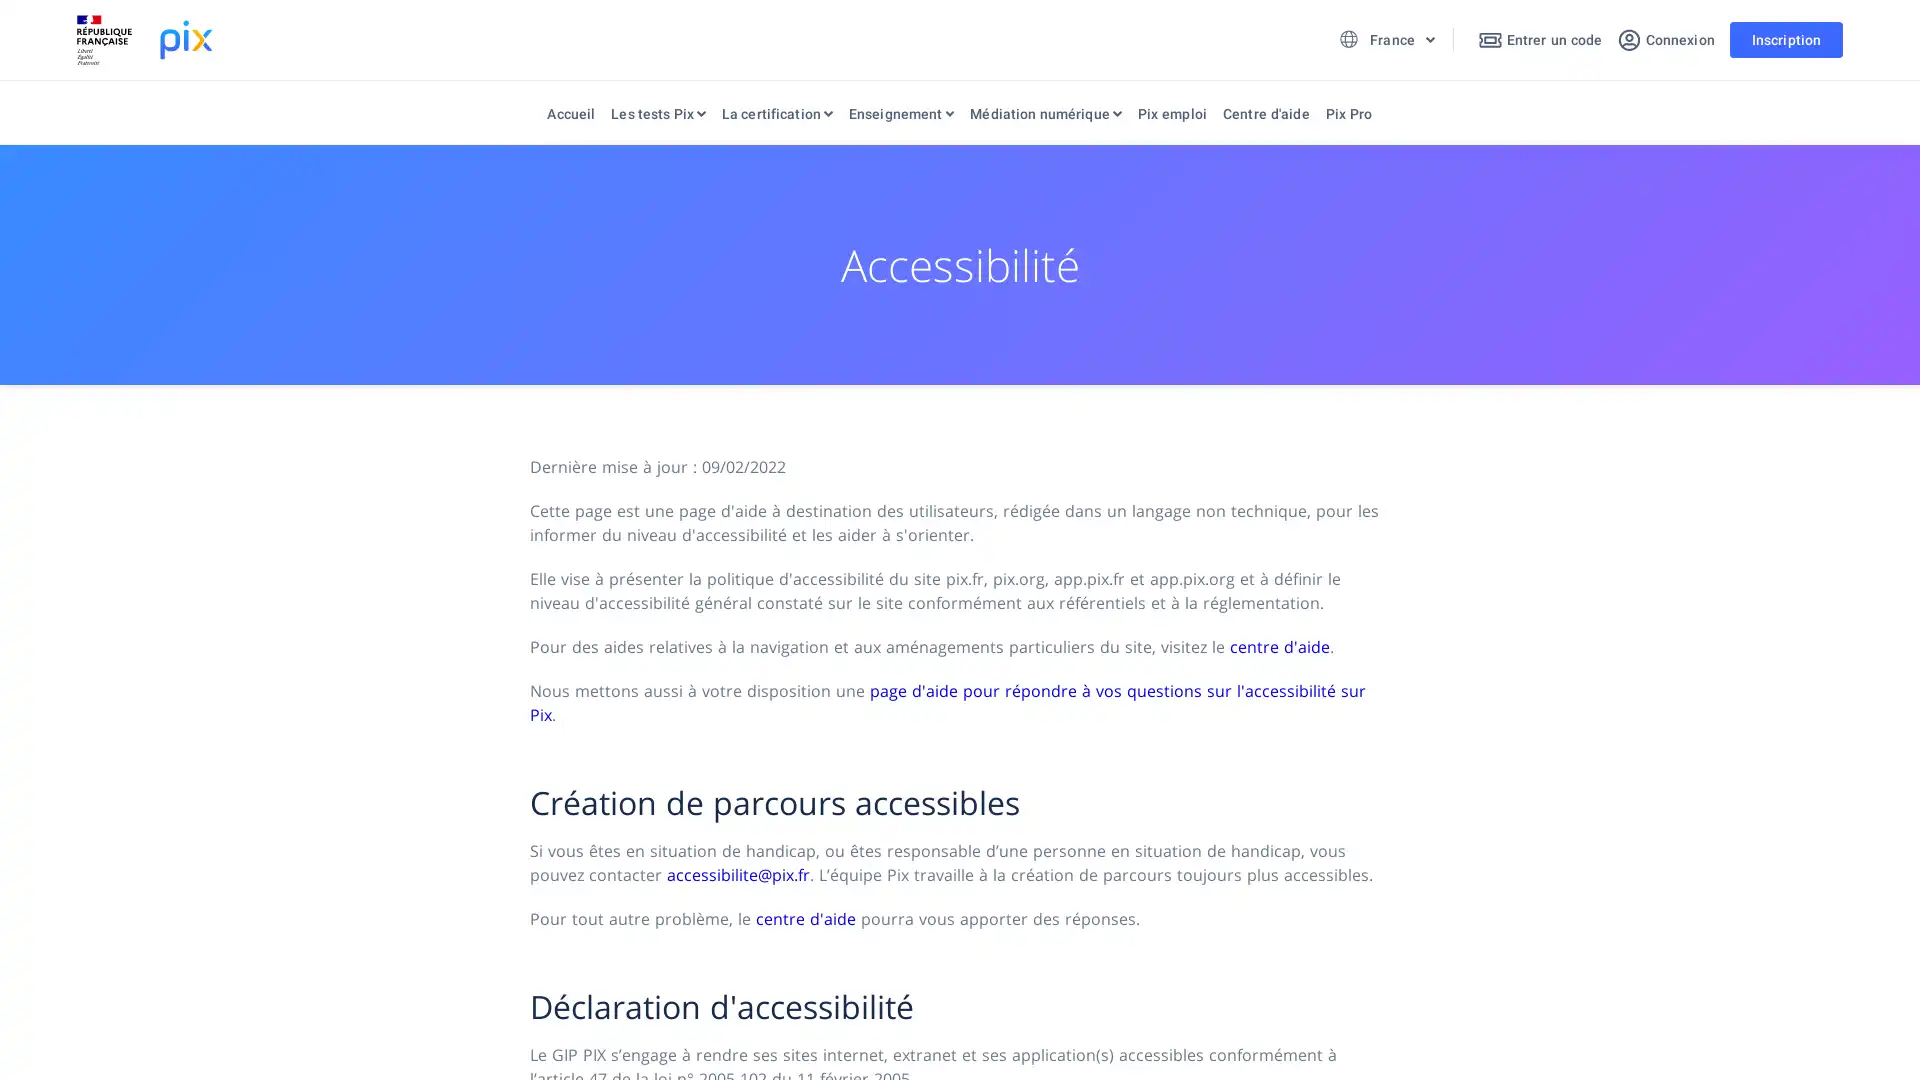  I want to click on La certification, so click(775, 118).